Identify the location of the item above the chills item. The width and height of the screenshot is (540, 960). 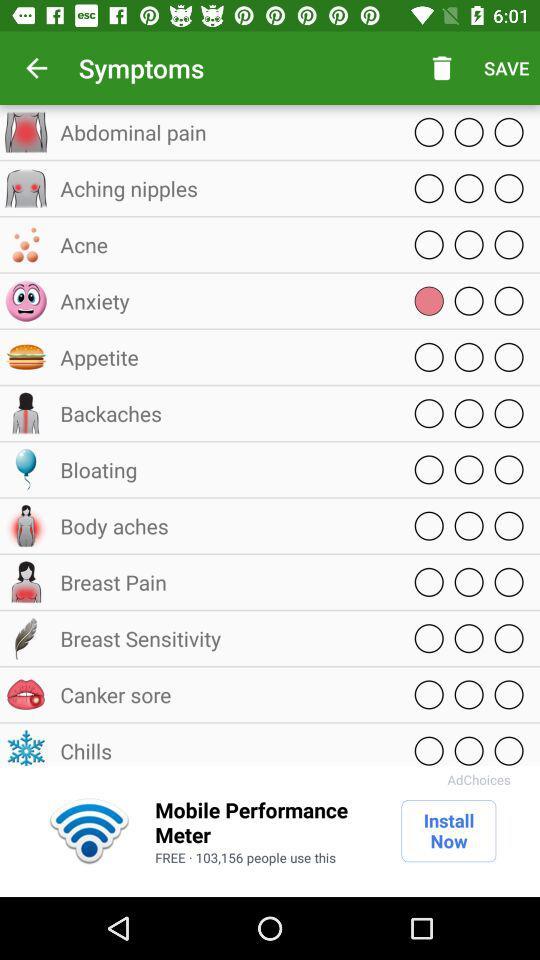
(224, 694).